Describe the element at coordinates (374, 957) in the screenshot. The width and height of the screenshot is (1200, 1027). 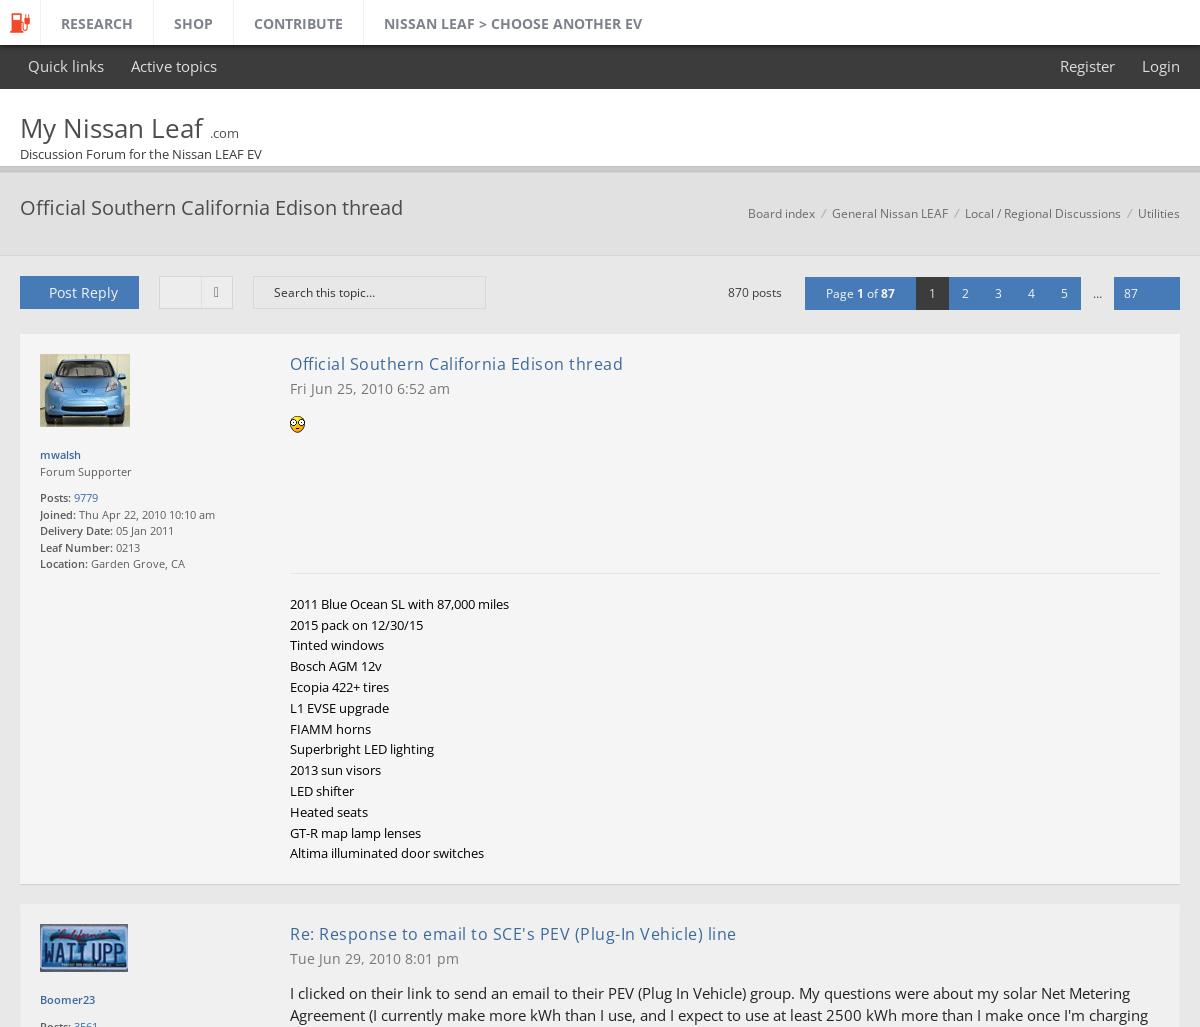
I see `'Tue Jun 29, 2010 8:01 pm'` at that location.